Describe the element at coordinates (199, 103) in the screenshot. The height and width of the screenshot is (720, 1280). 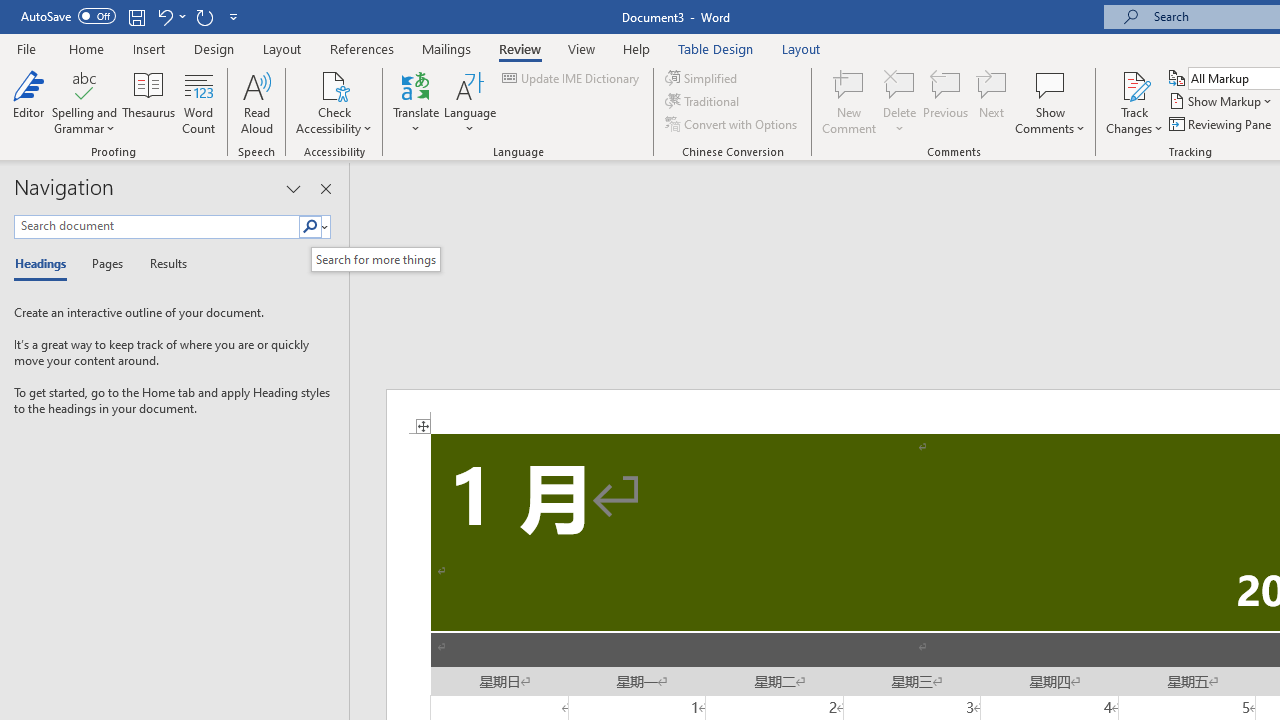
I see `'Word Count'` at that location.